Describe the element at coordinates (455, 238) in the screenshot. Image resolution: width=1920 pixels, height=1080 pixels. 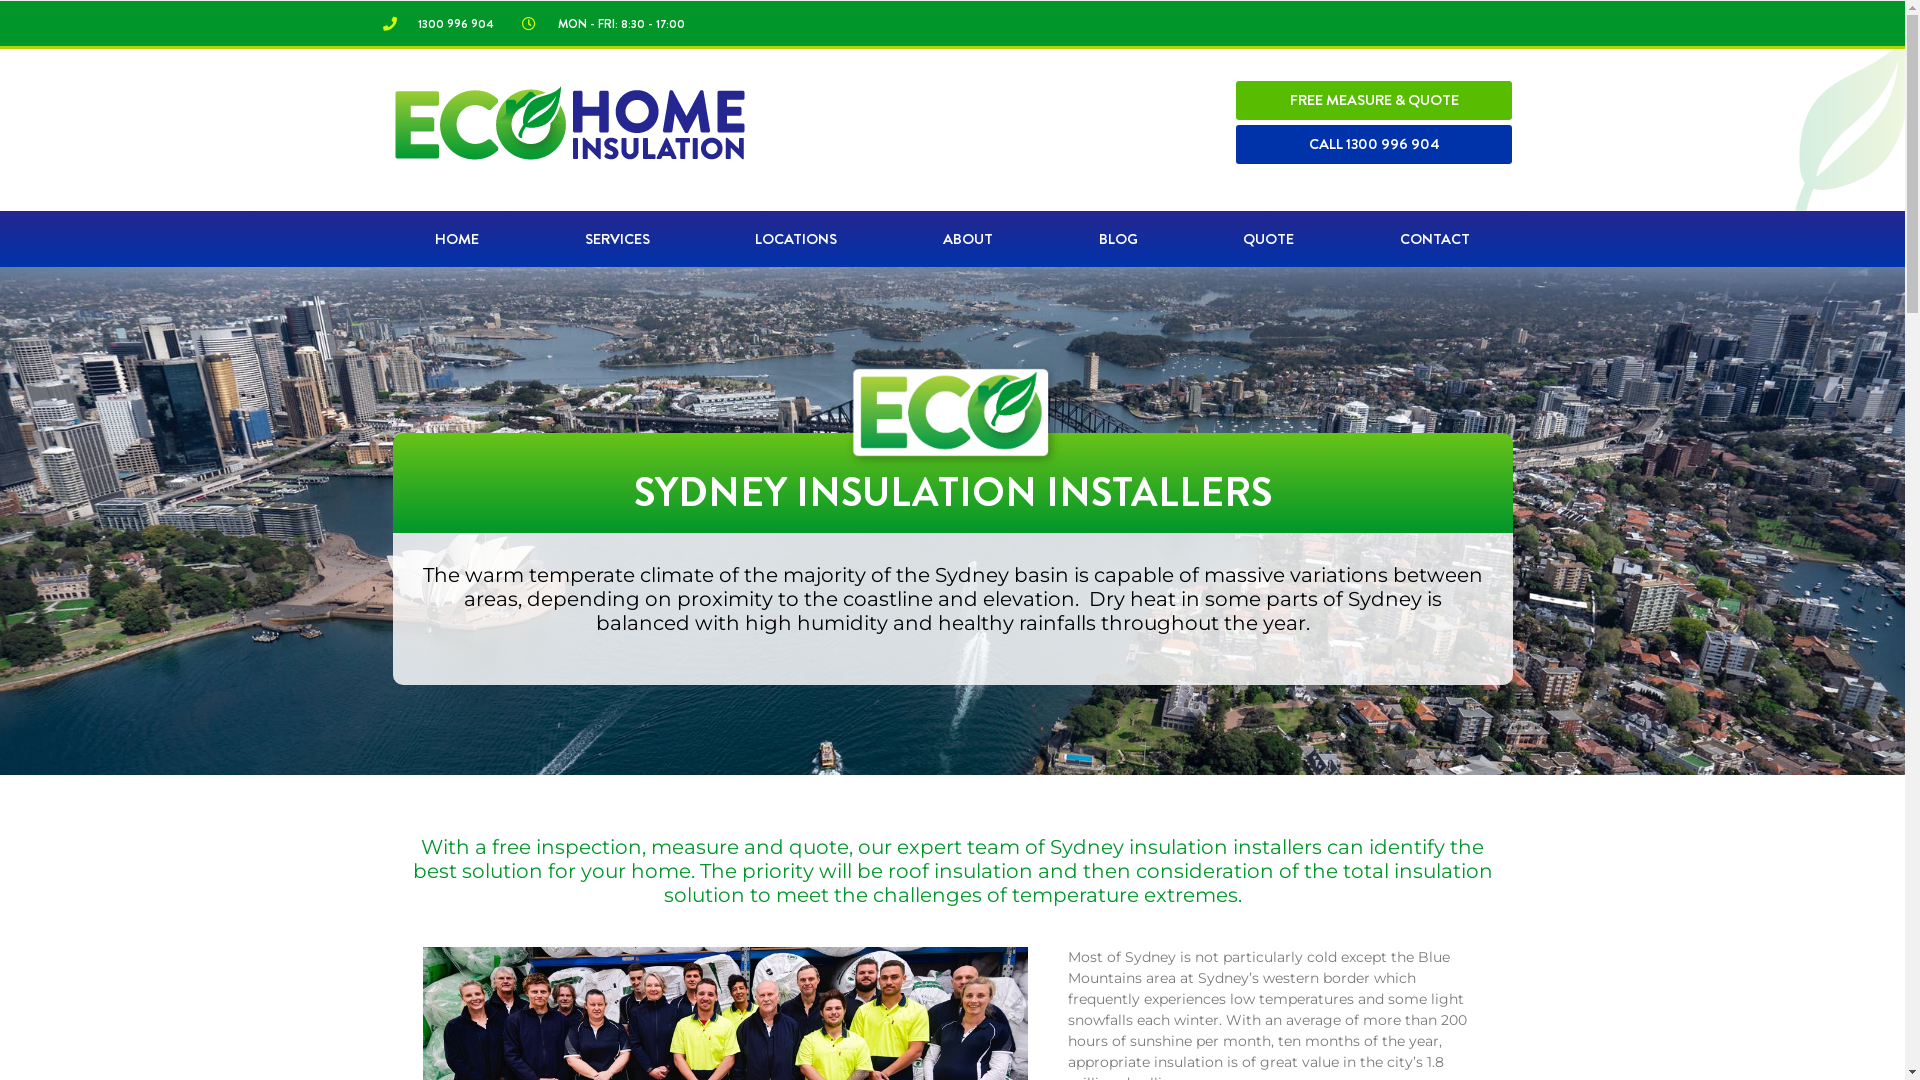
I see `'HOME'` at that location.